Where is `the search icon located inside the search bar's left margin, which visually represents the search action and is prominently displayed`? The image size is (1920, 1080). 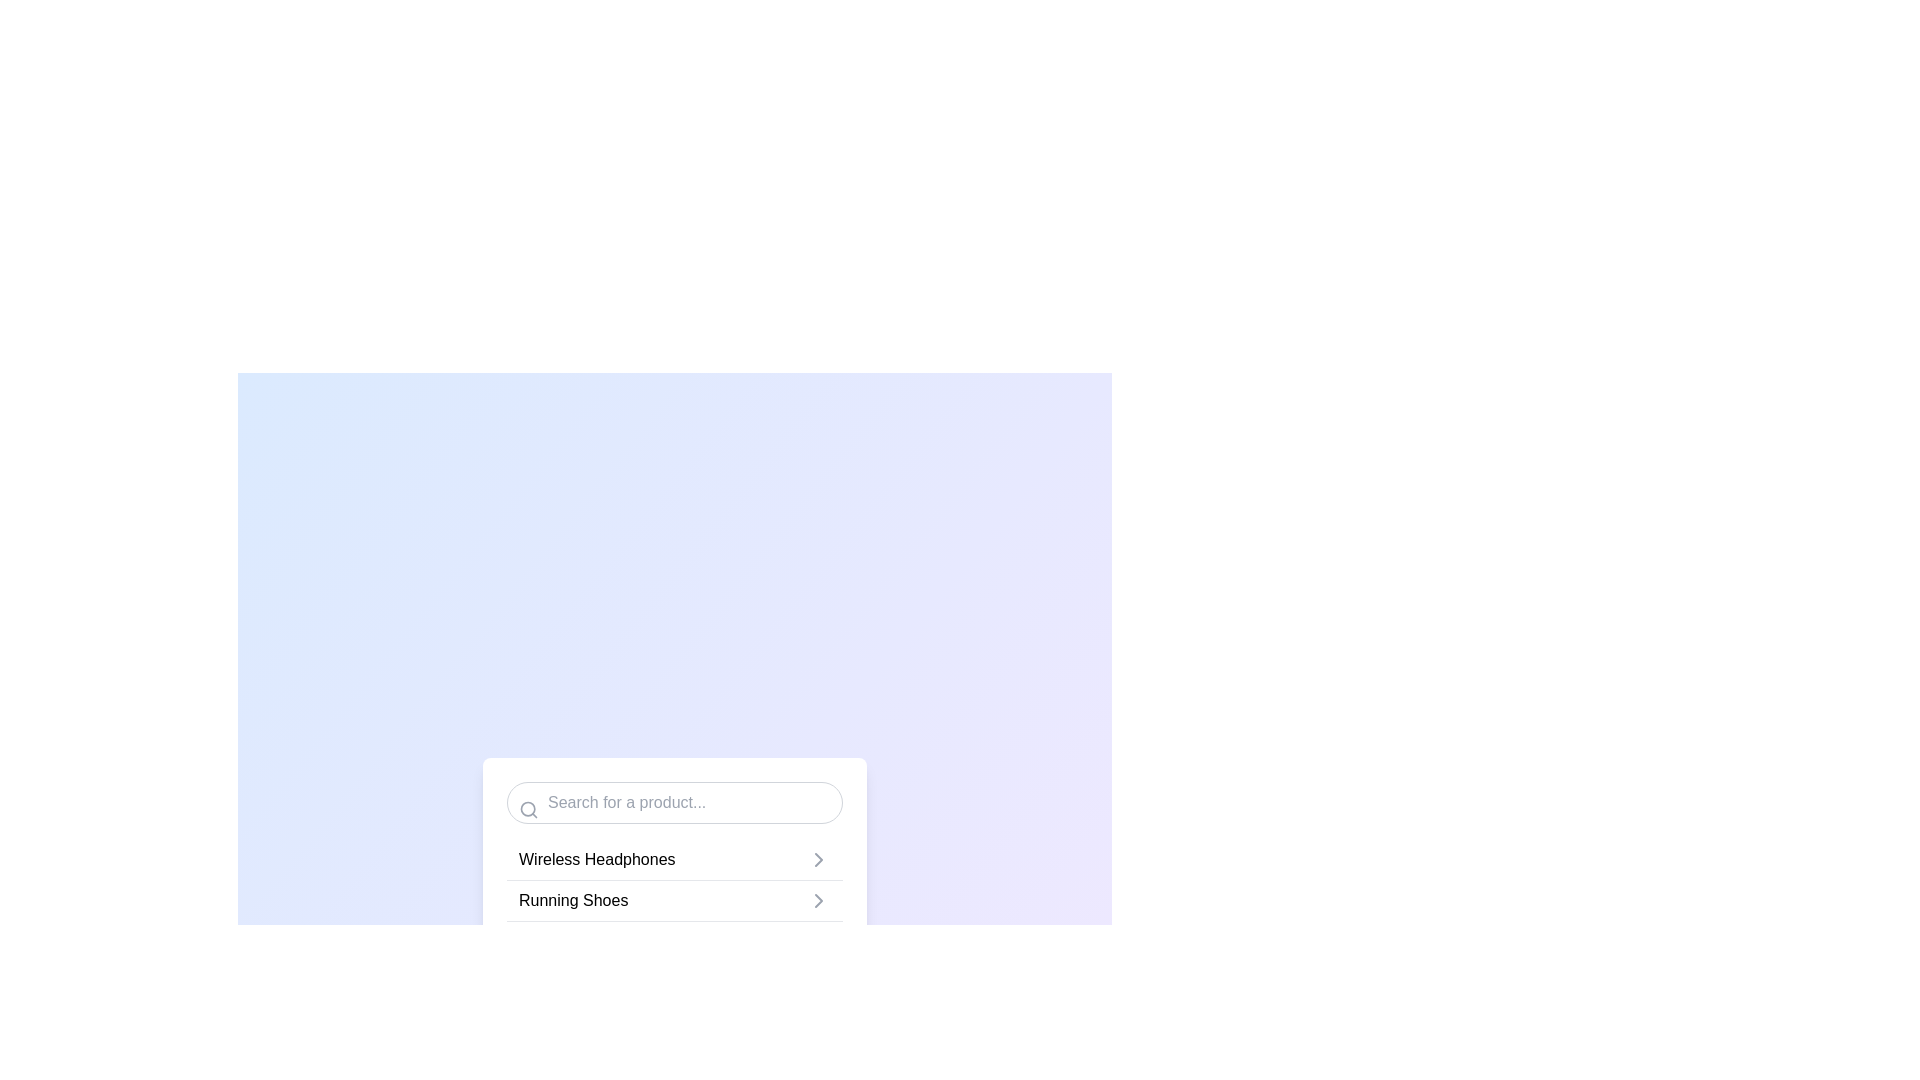
the search icon located inside the search bar's left margin, which visually represents the search action and is prominently displayed is located at coordinates (528, 810).